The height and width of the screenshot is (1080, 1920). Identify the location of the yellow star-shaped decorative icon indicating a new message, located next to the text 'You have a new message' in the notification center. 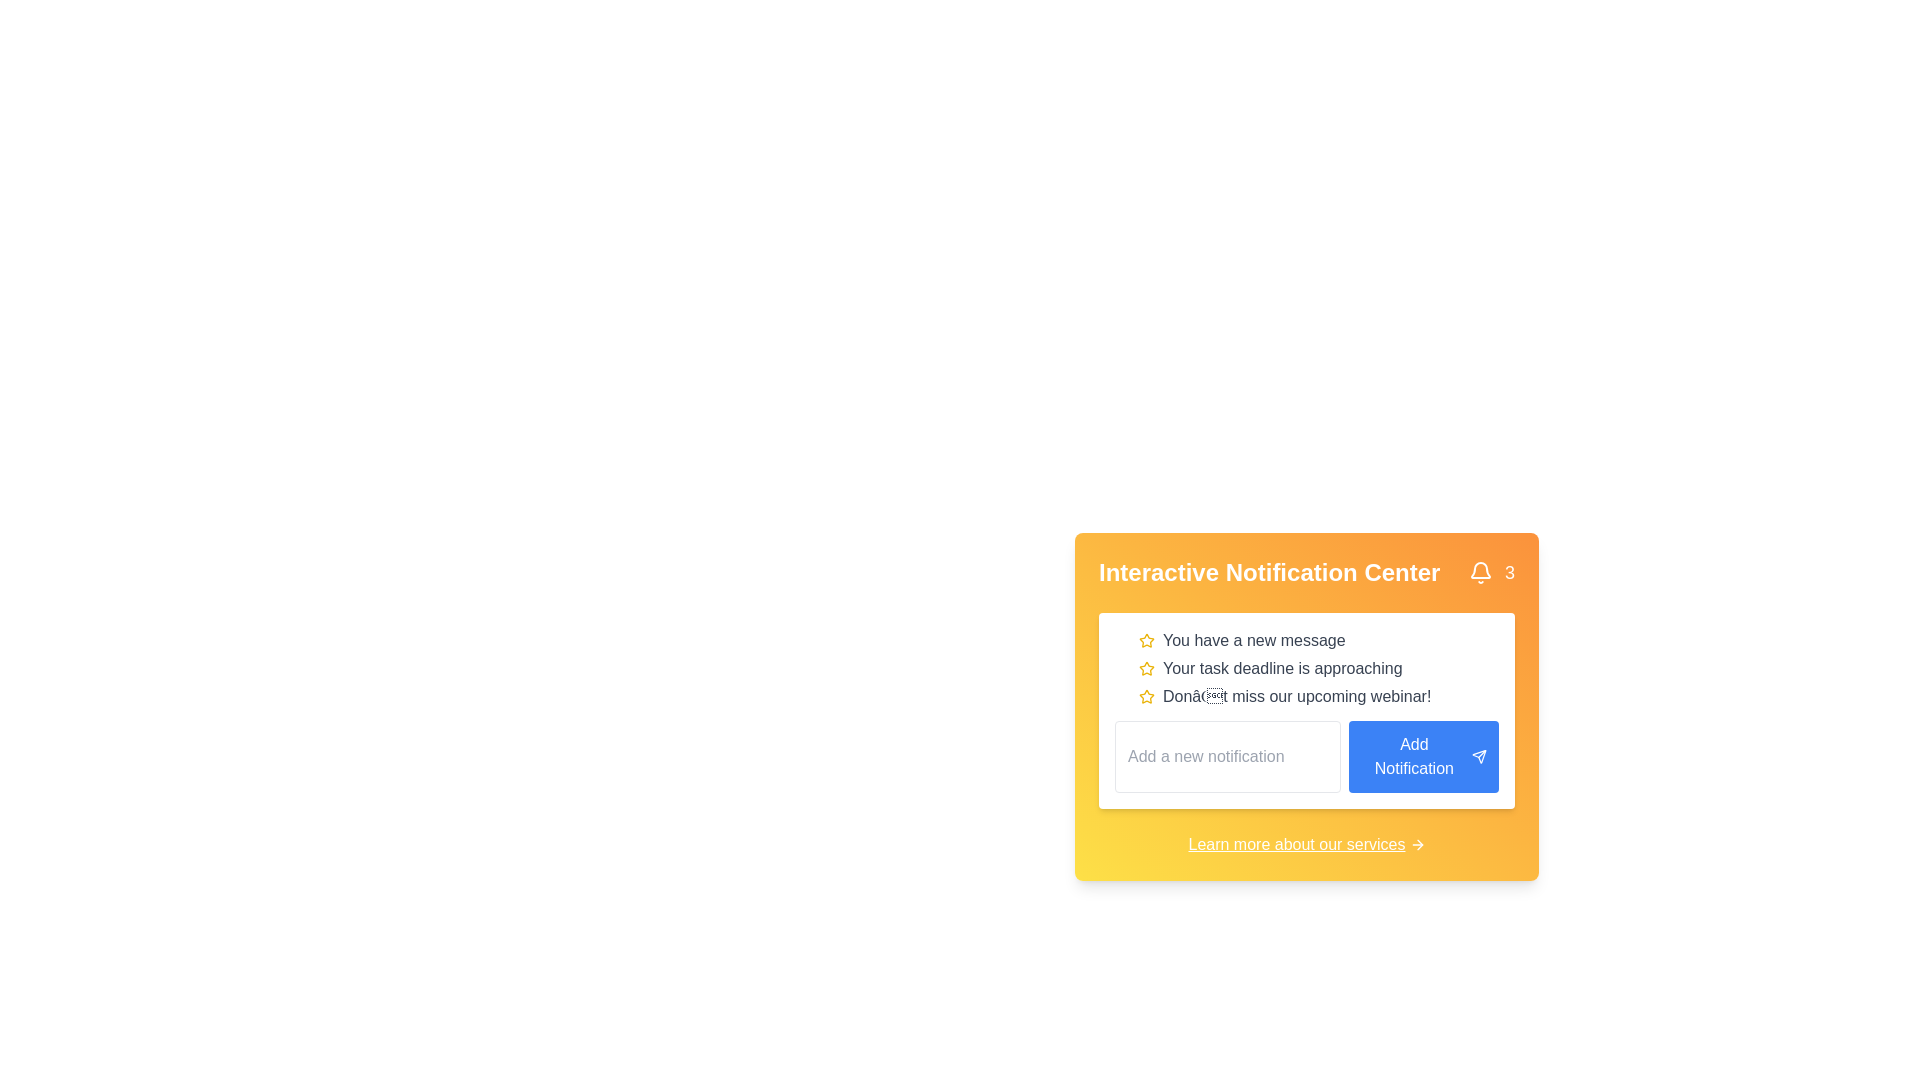
(1147, 640).